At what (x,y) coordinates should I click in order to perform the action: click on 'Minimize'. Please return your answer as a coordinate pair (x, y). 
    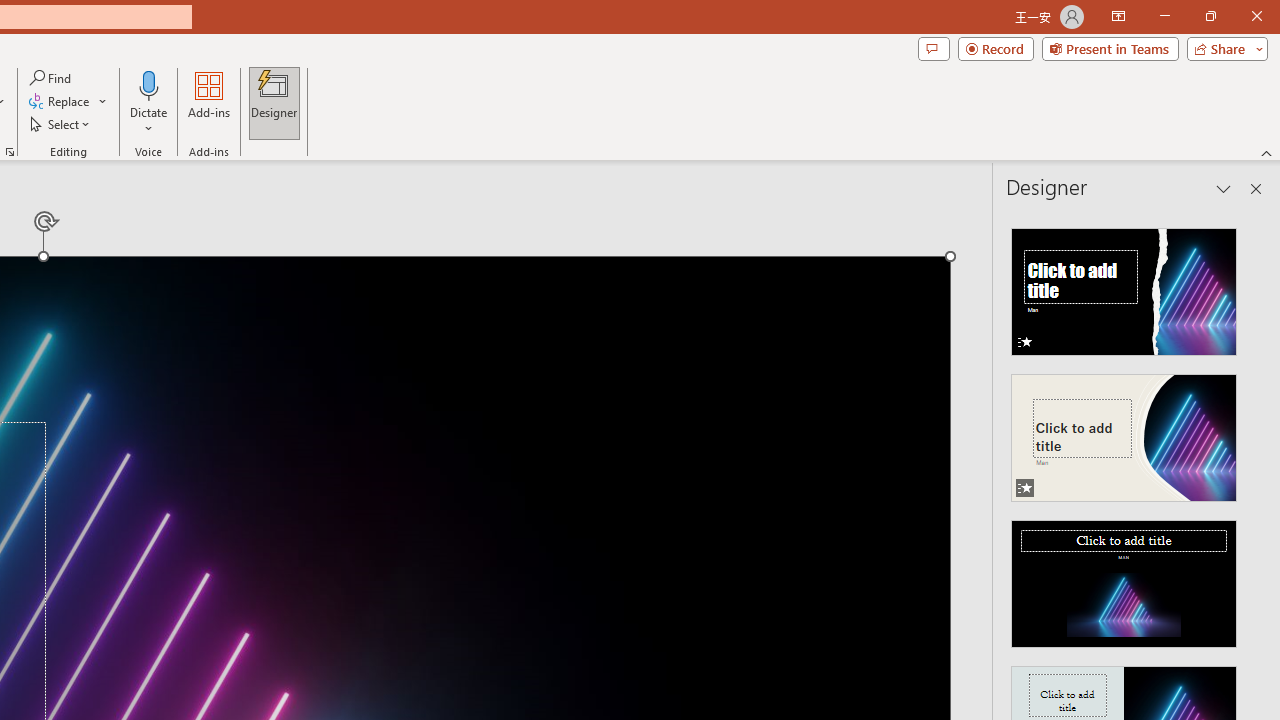
    Looking at the image, I should click on (1164, 16).